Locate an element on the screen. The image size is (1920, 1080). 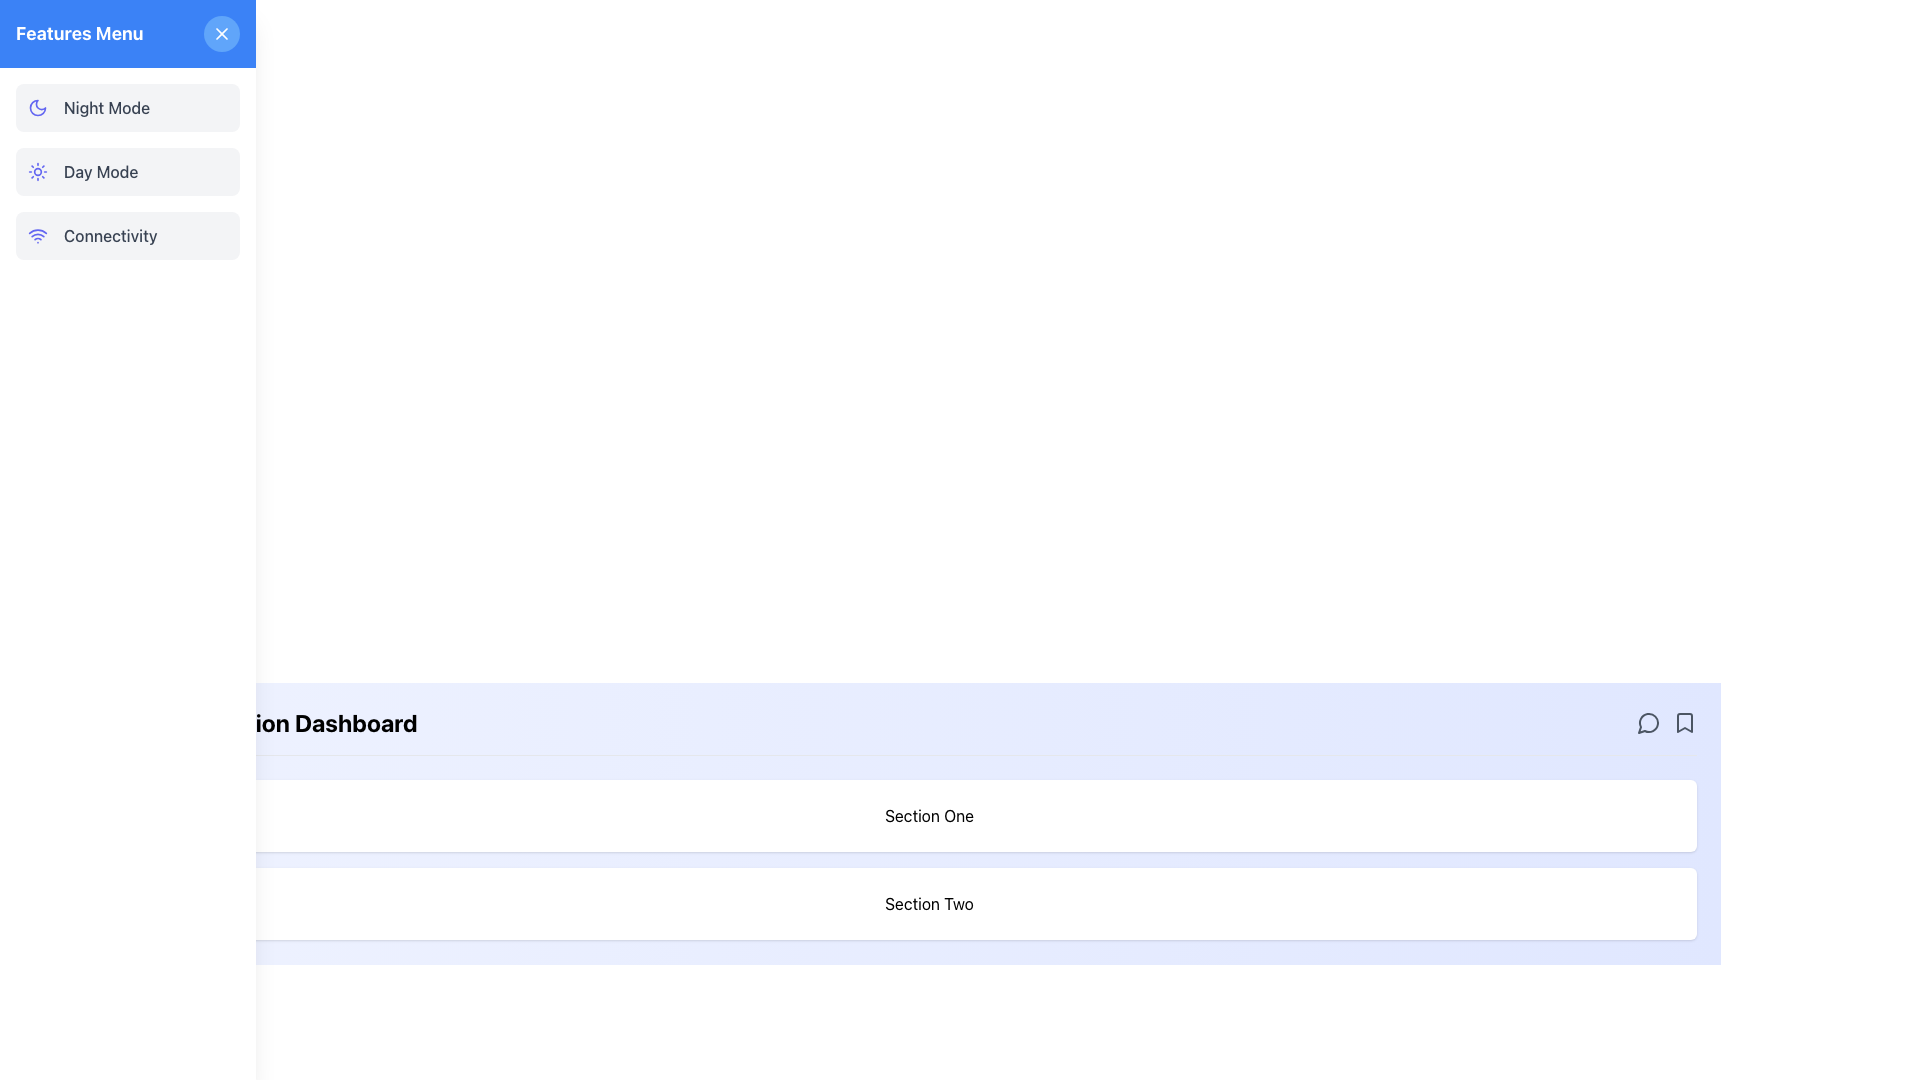
the label indicating 'Section Two', which is positioned directly below 'Section One' in the lower half of the vertically-aligned group of sections is located at coordinates (928, 903).